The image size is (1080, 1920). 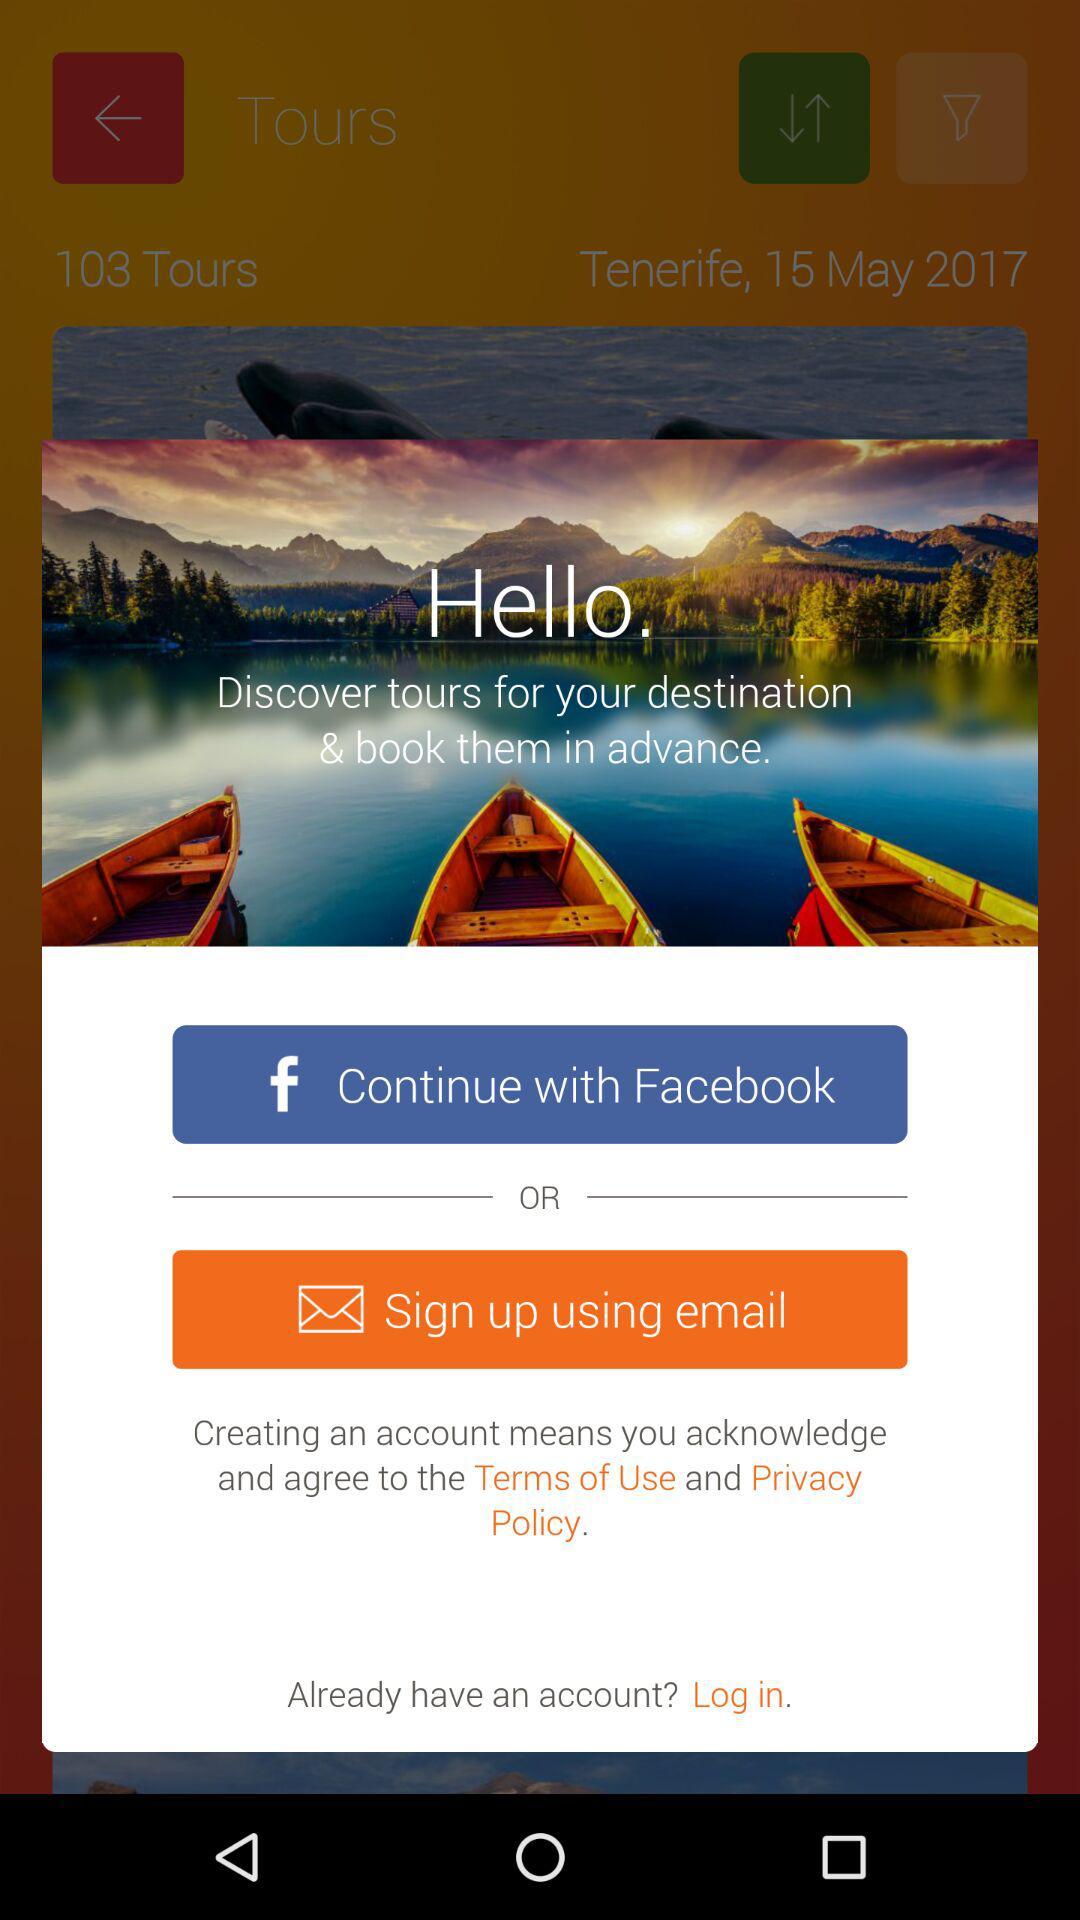 What do you see at coordinates (738, 1692) in the screenshot?
I see `the icon next to already have an item` at bounding box center [738, 1692].